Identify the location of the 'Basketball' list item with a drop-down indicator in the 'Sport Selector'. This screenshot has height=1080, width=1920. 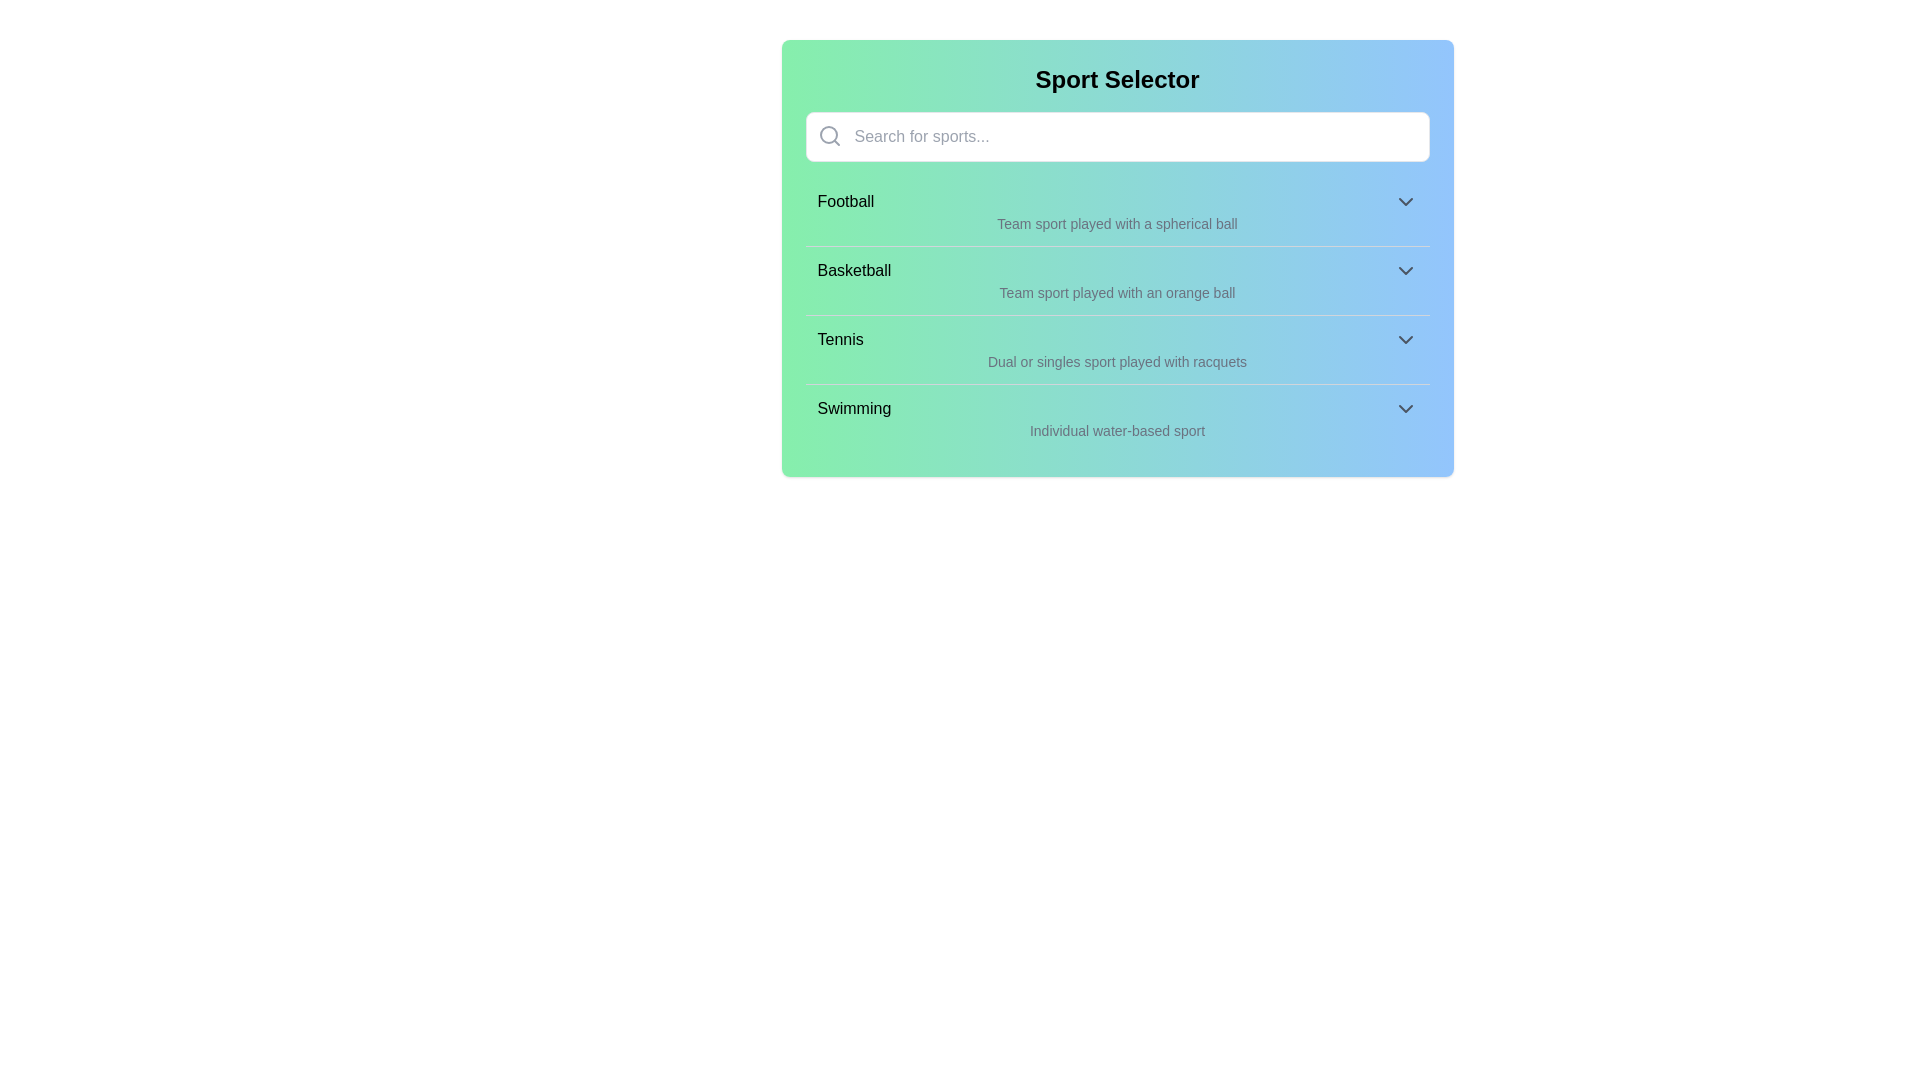
(1116, 270).